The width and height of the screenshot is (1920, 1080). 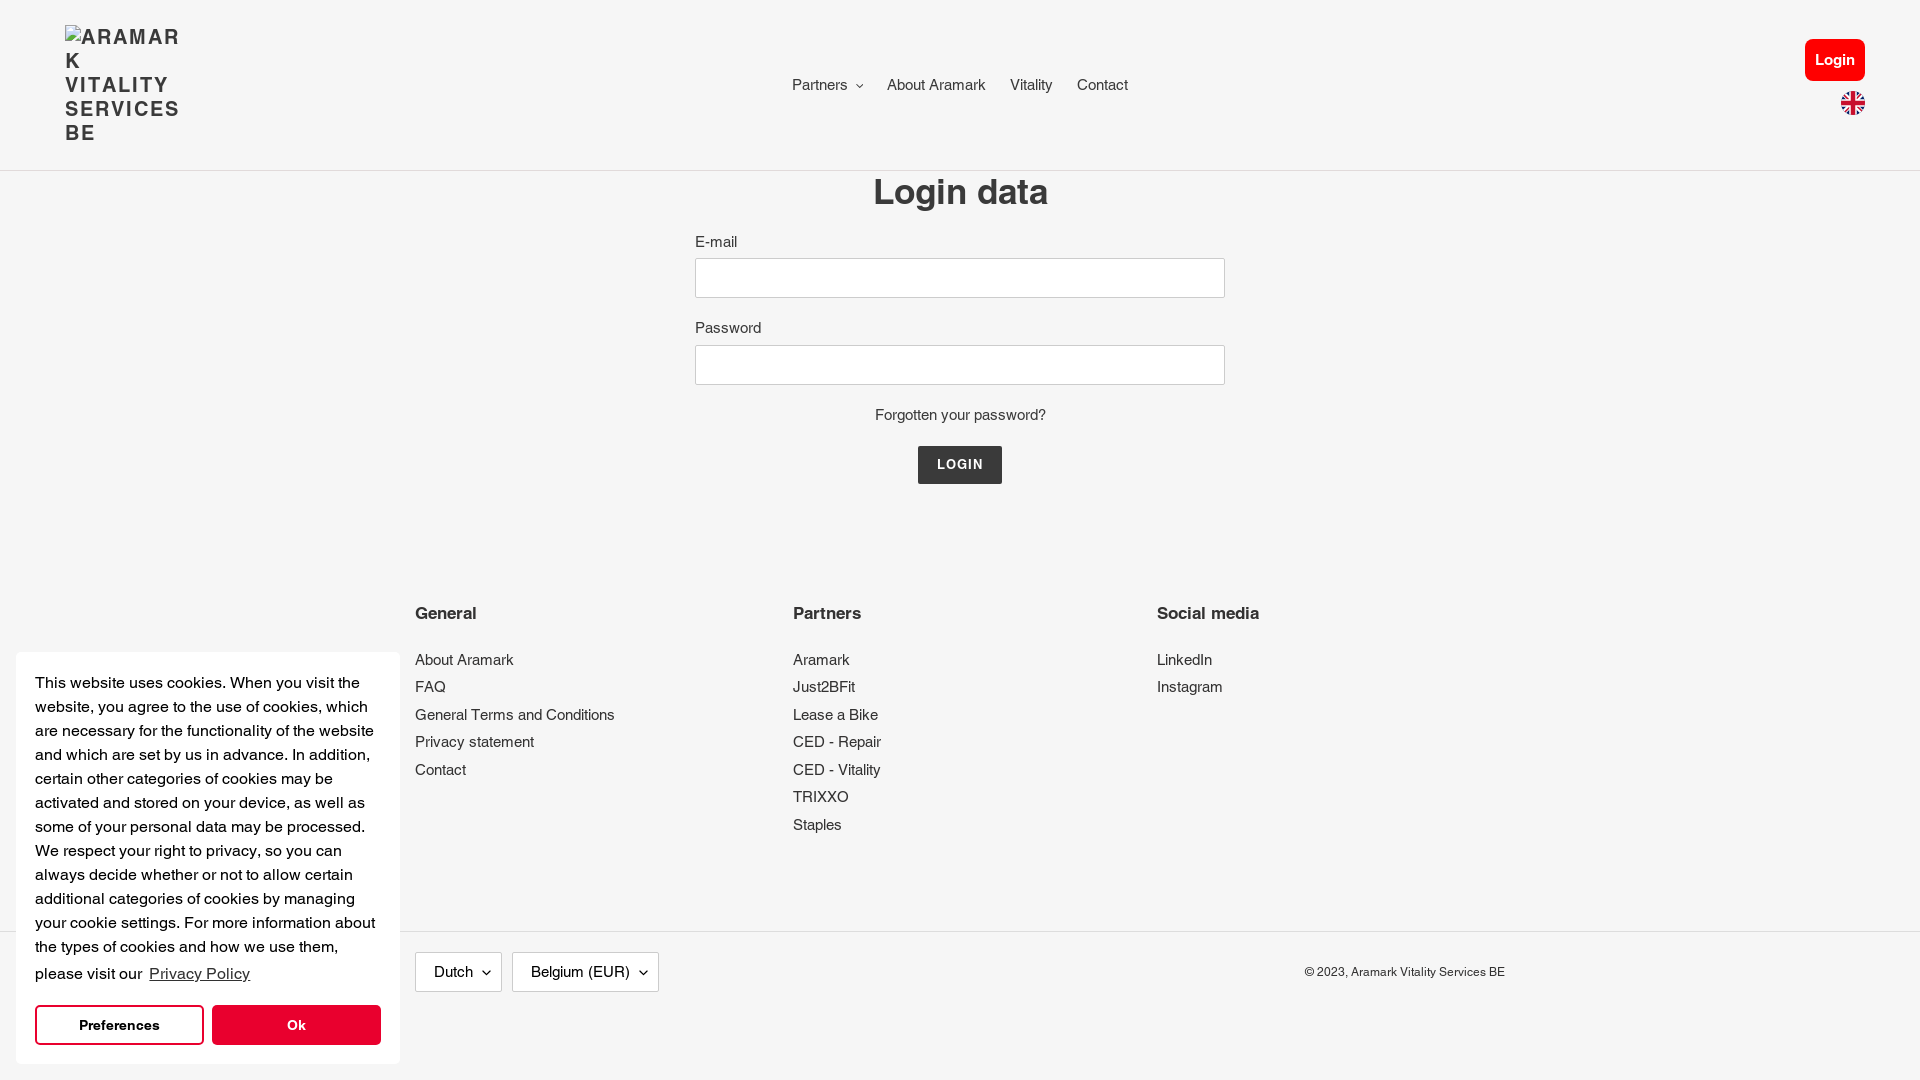 I want to click on 'General Terms and Conditions', so click(x=514, y=713).